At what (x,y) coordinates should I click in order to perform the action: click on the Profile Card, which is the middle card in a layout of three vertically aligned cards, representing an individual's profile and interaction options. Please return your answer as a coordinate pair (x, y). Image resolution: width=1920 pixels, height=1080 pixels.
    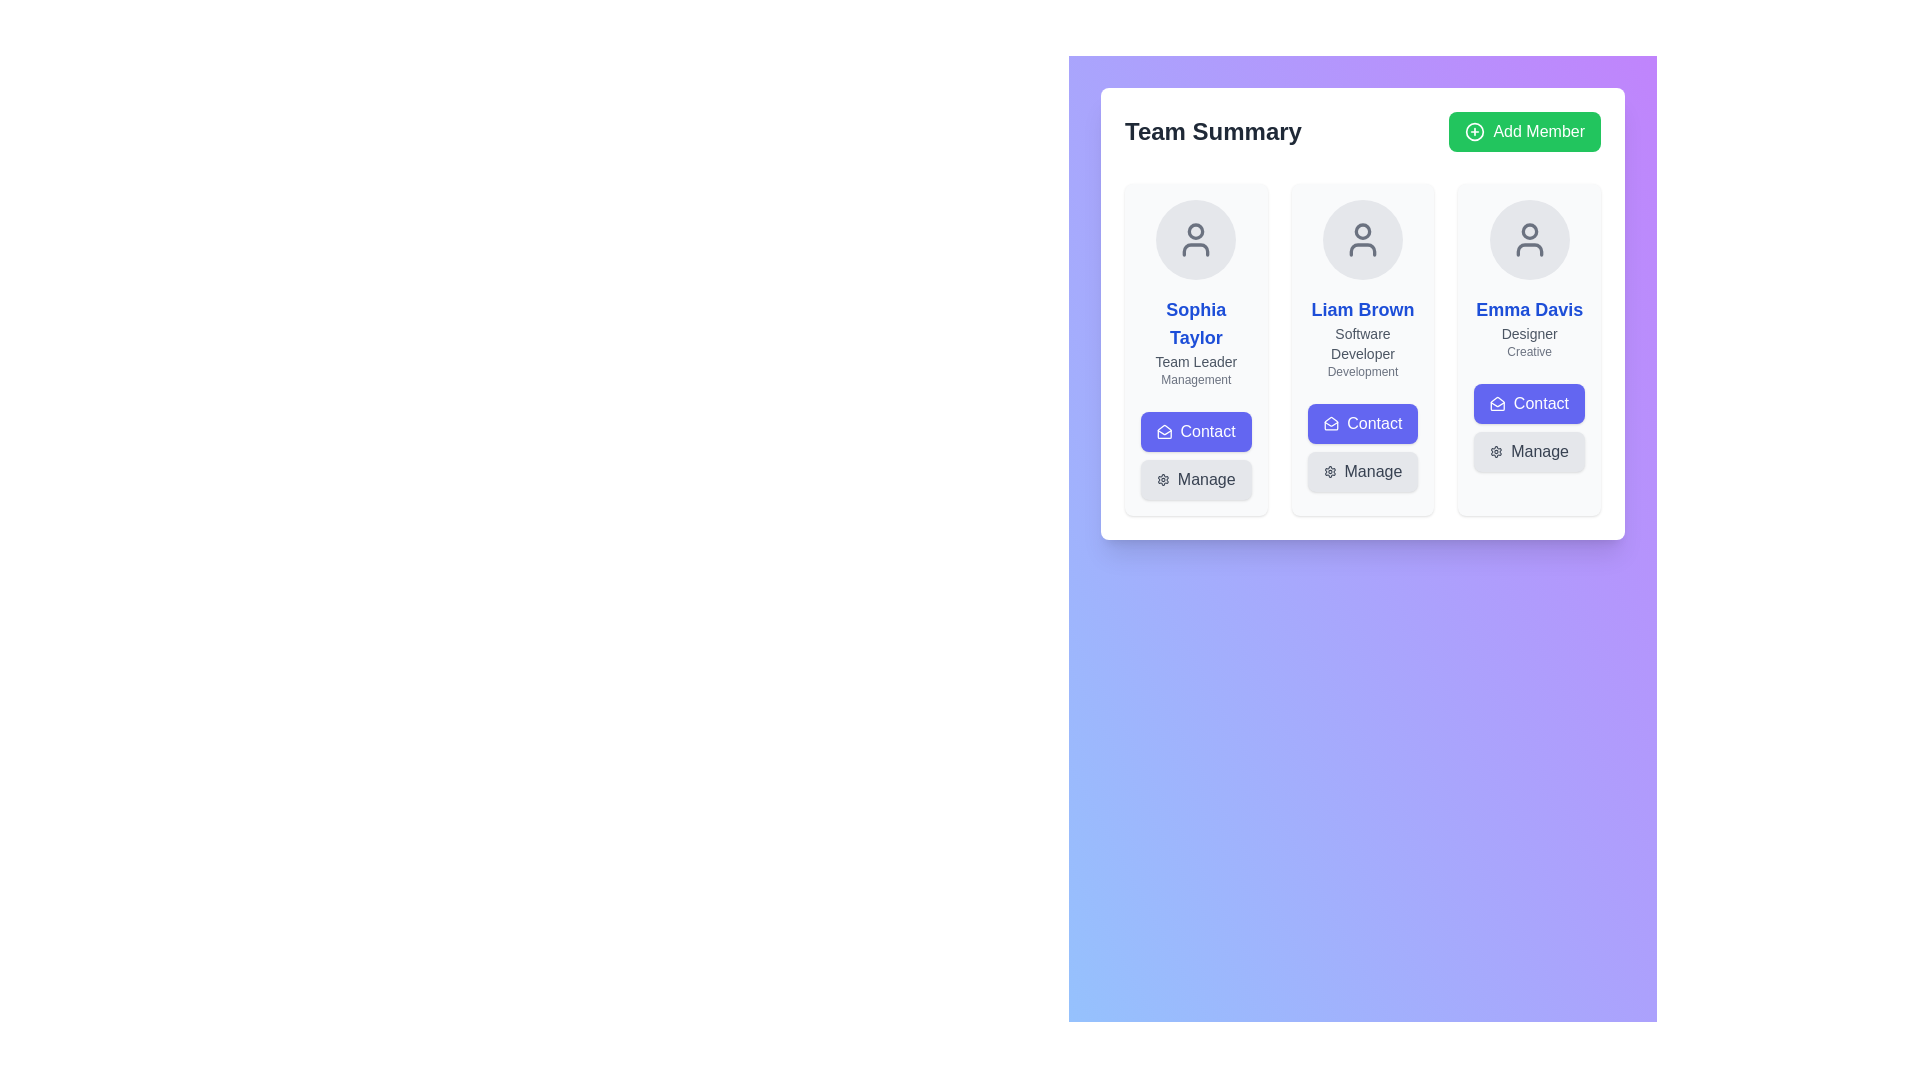
    Looking at the image, I should click on (1362, 345).